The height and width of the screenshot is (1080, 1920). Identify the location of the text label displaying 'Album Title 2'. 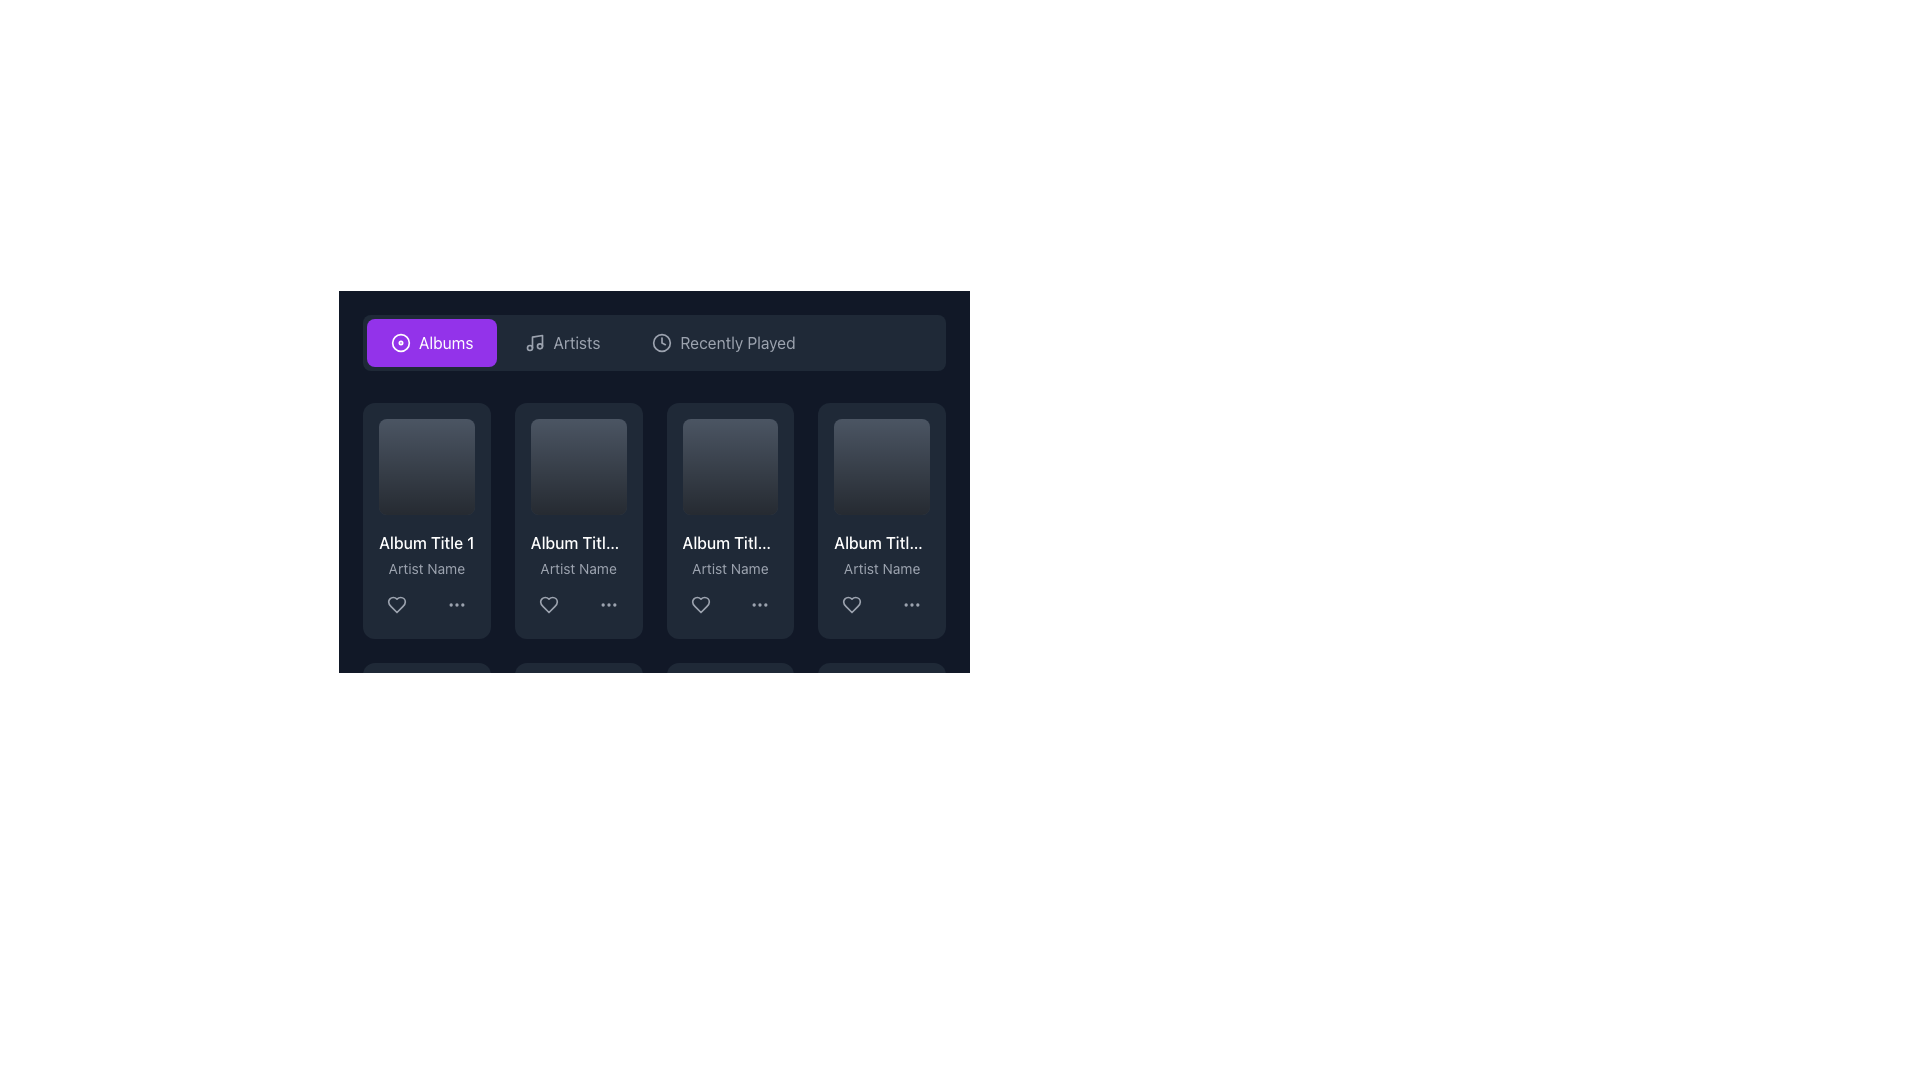
(577, 542).